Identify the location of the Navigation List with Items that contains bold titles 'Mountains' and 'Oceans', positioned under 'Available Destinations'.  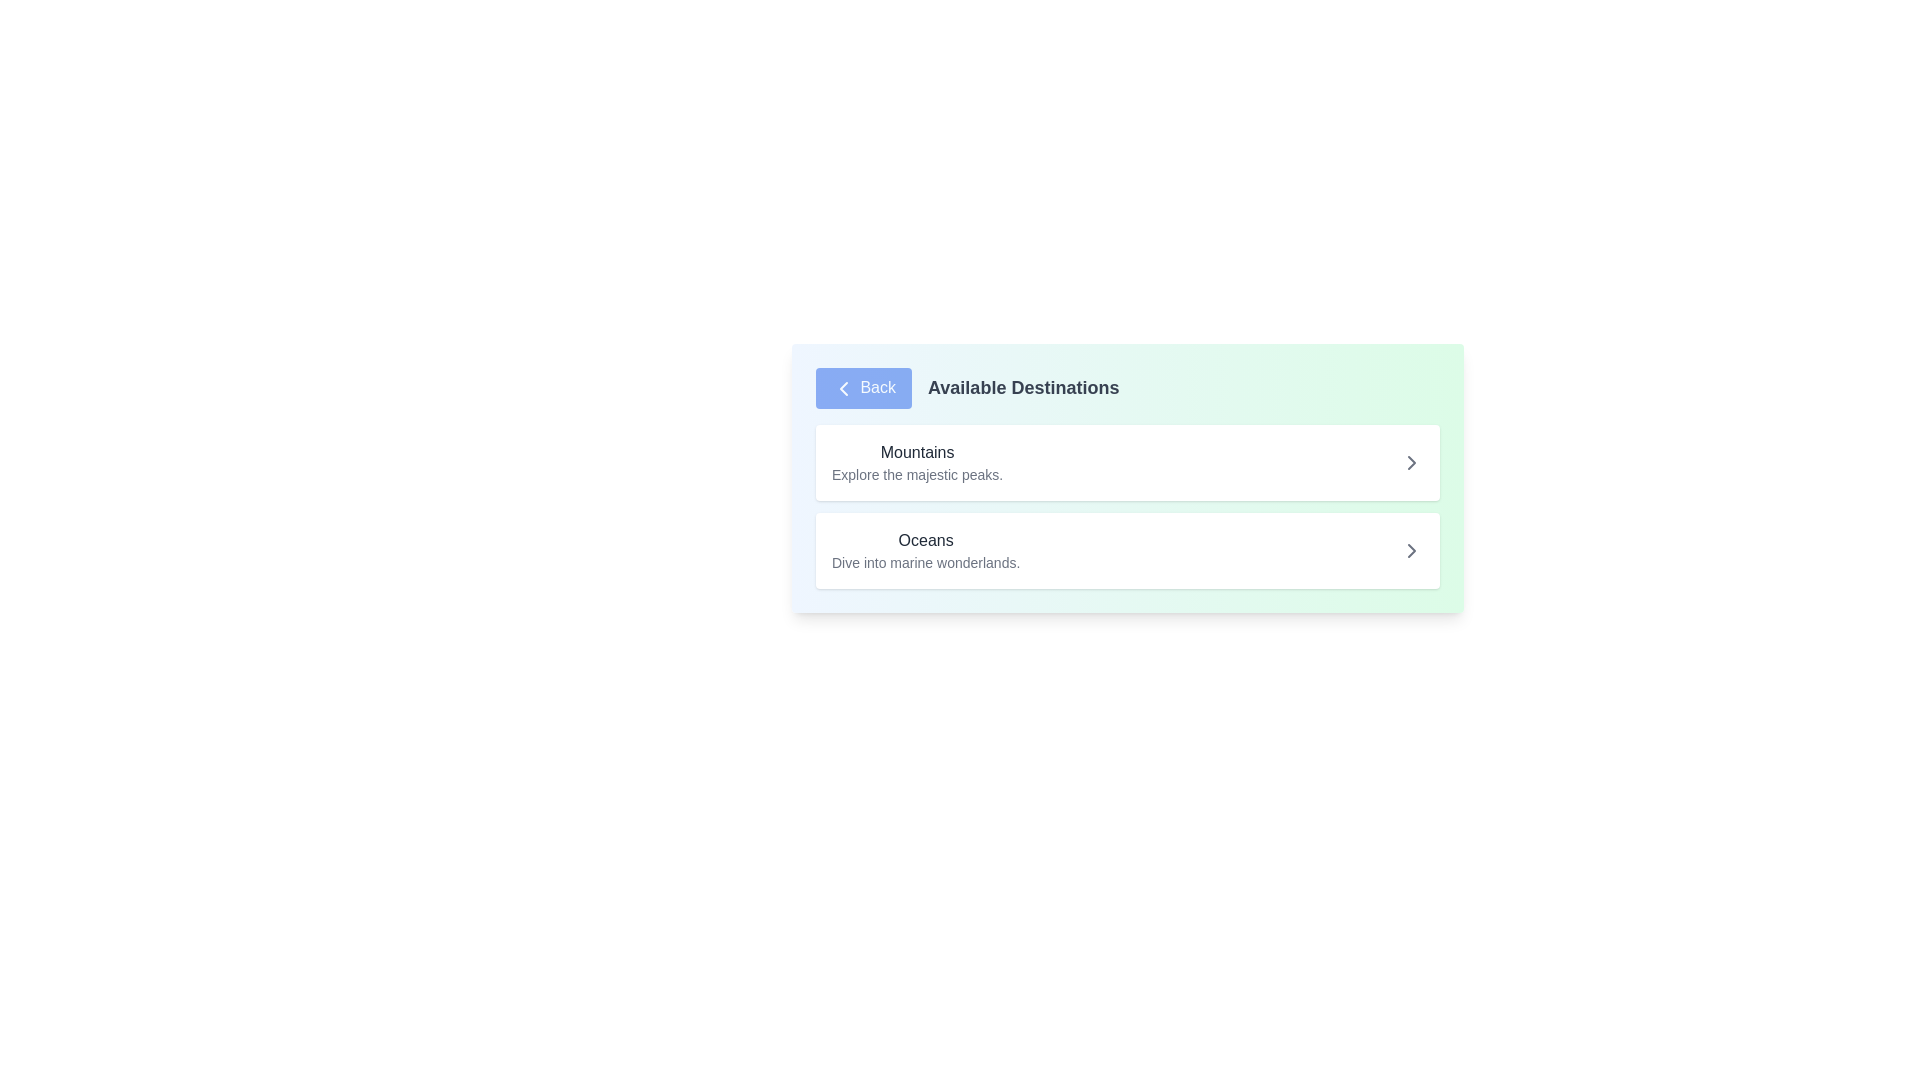
(1128, 504).